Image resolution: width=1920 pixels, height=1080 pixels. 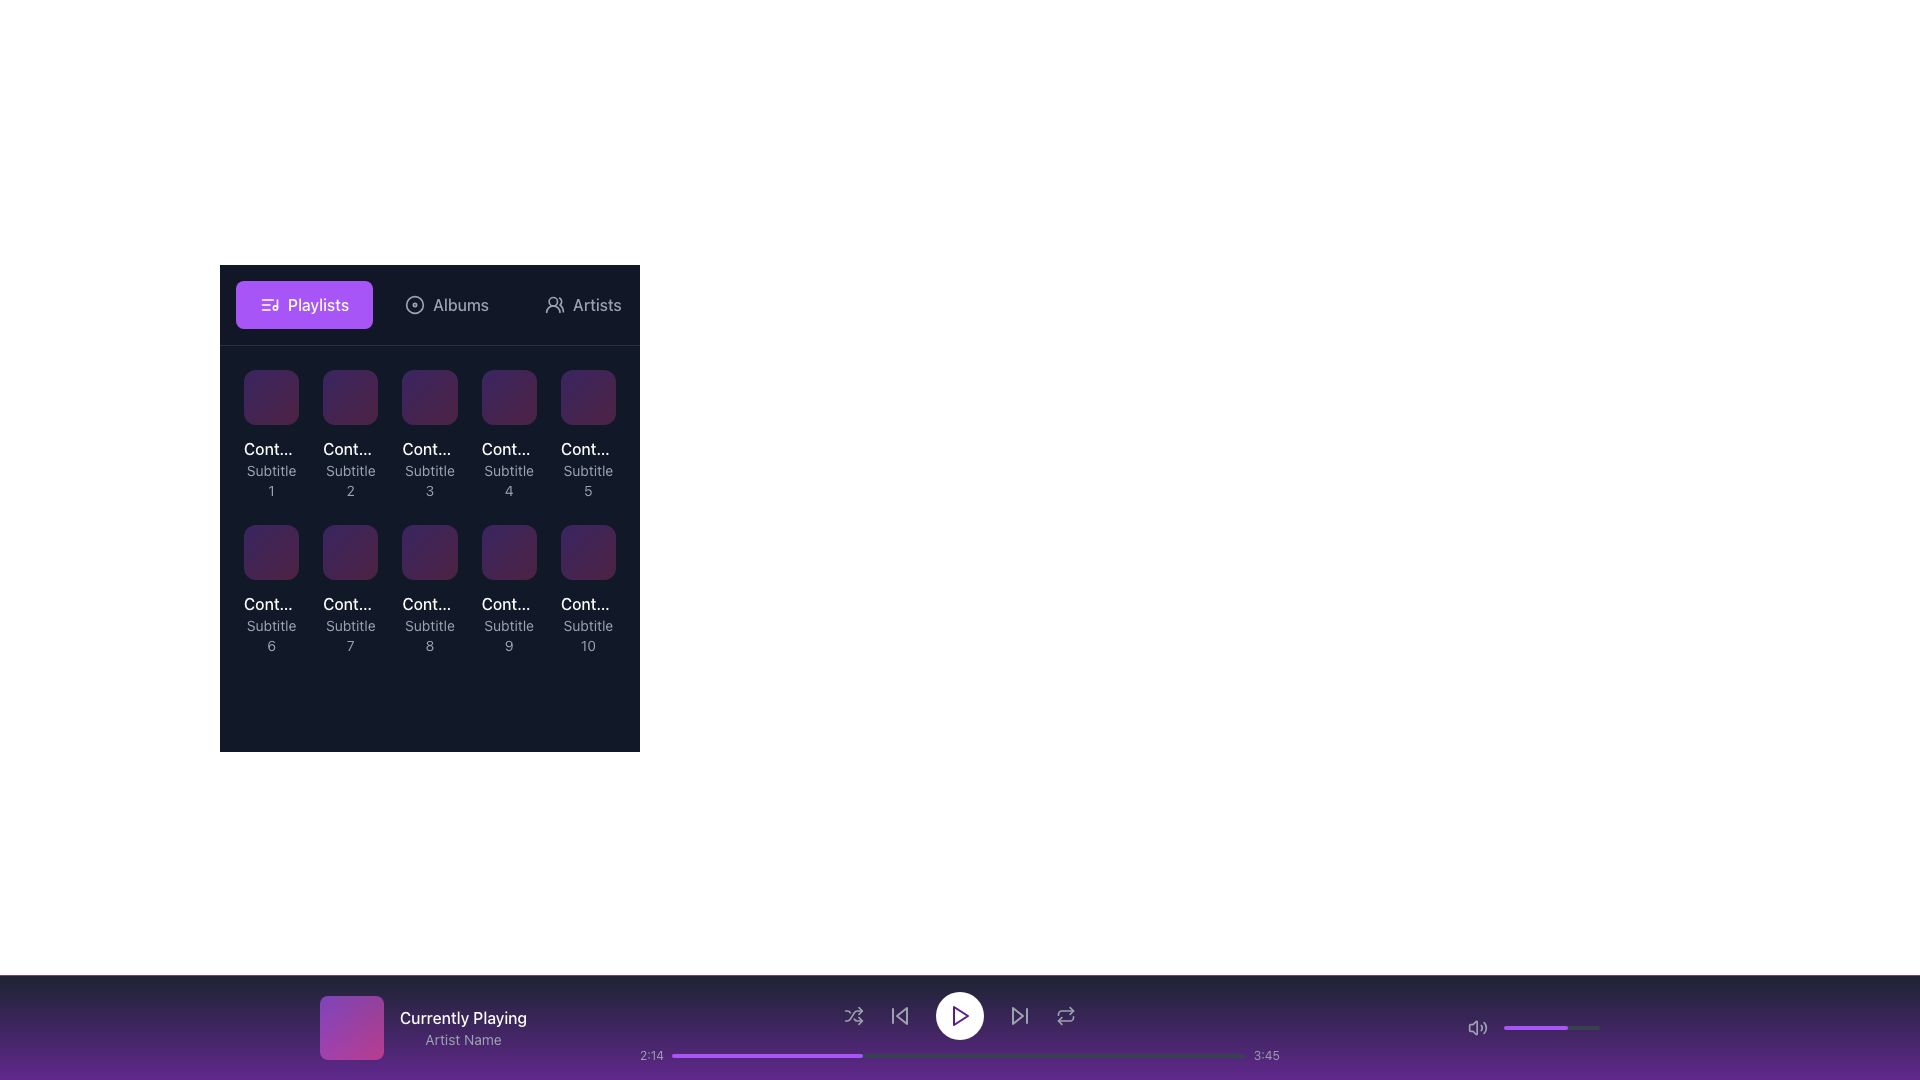 What do you see at coordinates (1485, 1028) in the screenshot?
I see `third curve of the sound wave icon in the bottom audio control bar using developer tools` at bounding box center [1485, 1028].